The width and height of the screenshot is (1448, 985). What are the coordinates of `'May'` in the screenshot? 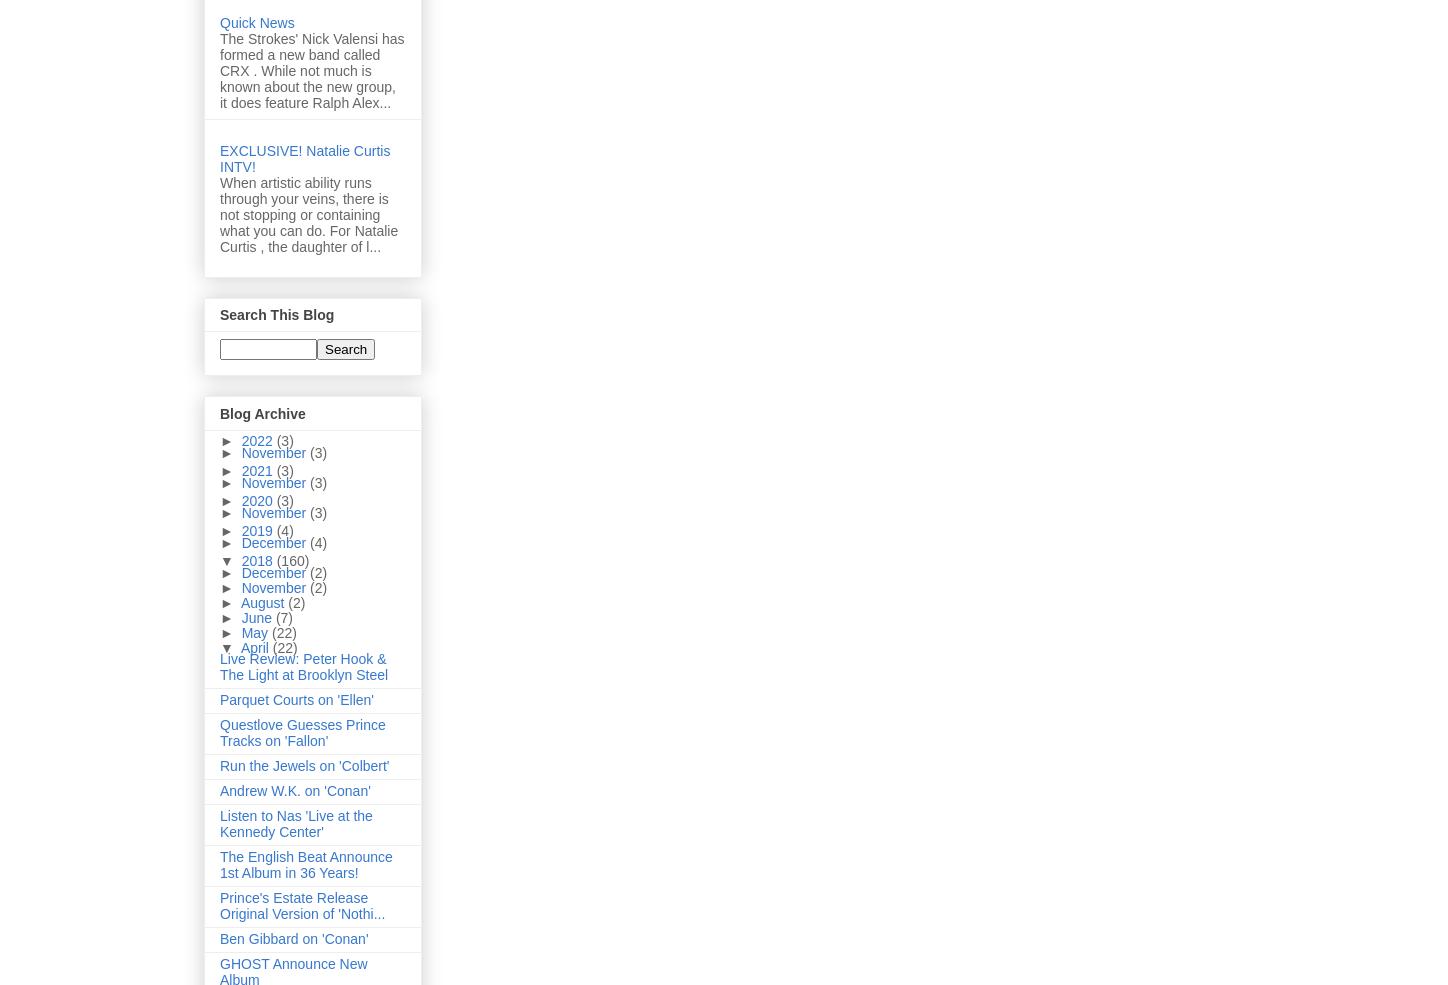 It's located at (240, 630).